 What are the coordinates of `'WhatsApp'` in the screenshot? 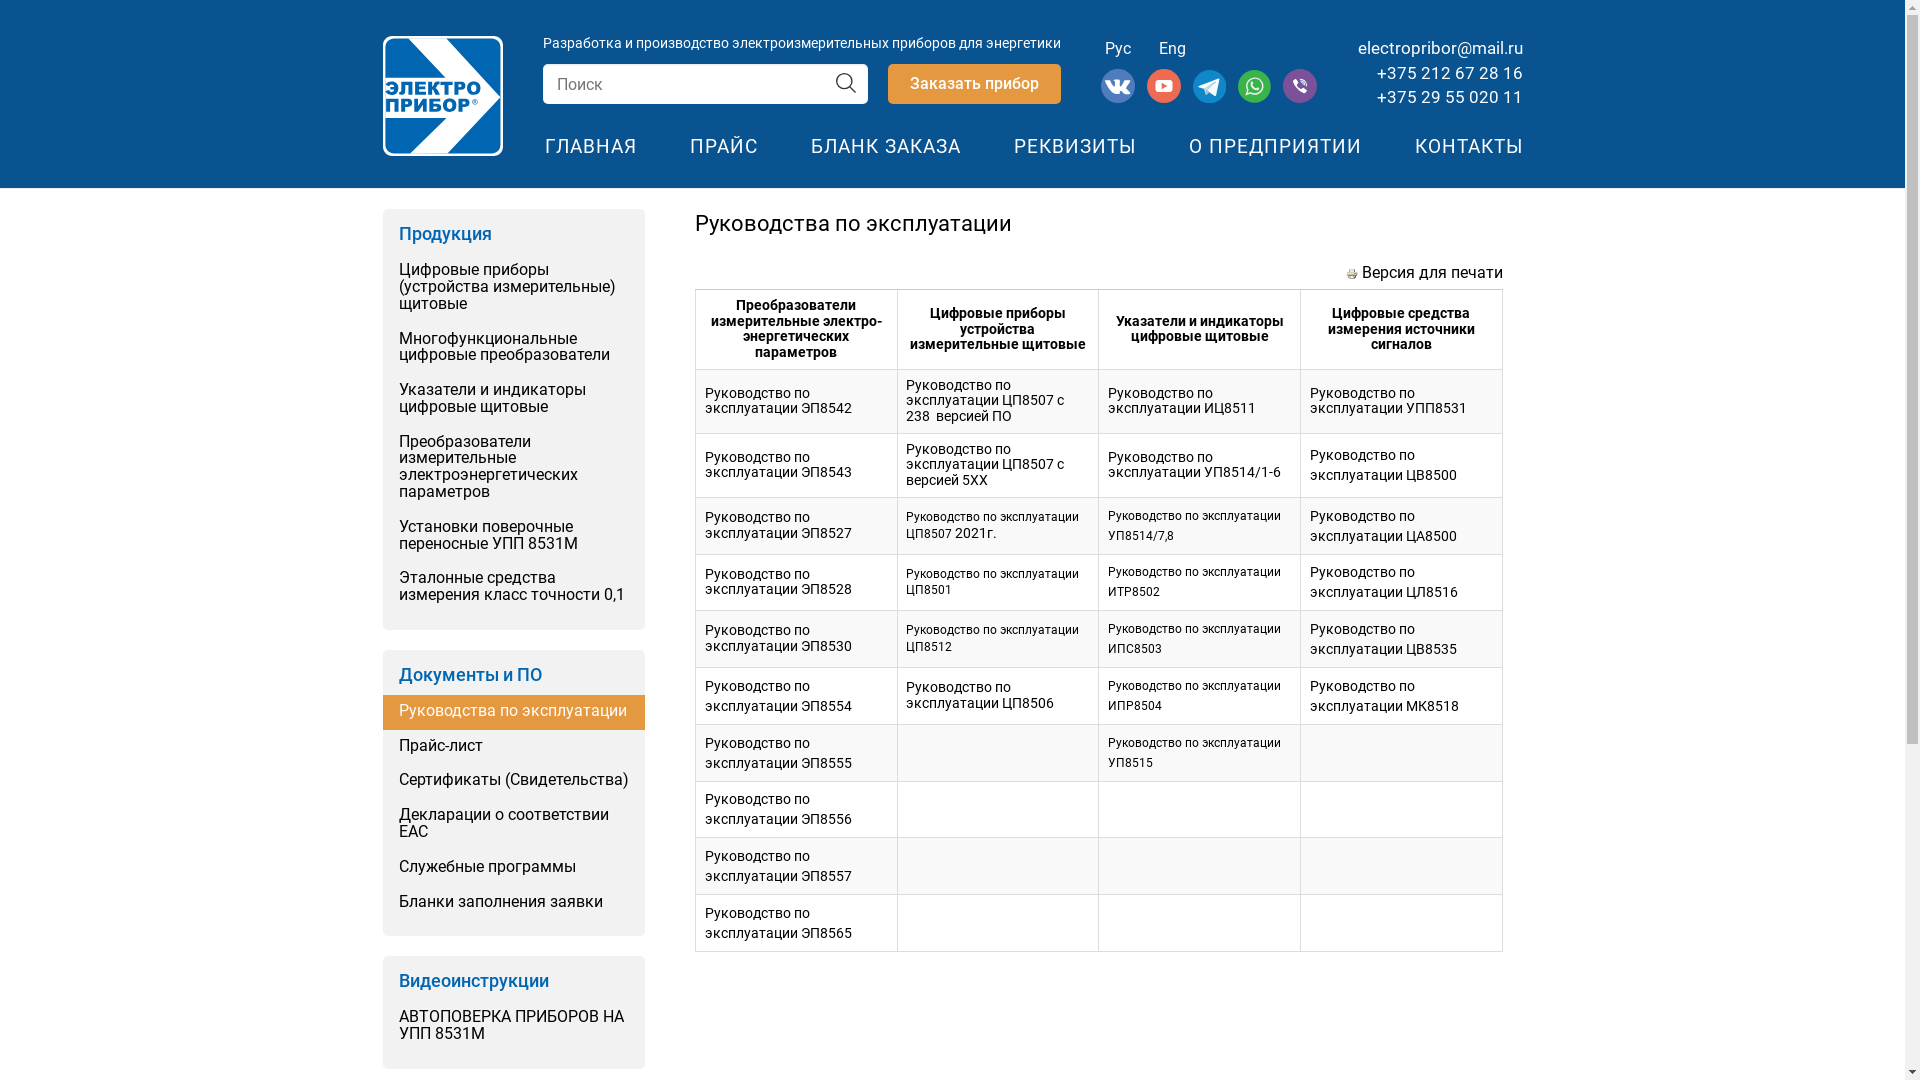 It's located at (1255, 97).